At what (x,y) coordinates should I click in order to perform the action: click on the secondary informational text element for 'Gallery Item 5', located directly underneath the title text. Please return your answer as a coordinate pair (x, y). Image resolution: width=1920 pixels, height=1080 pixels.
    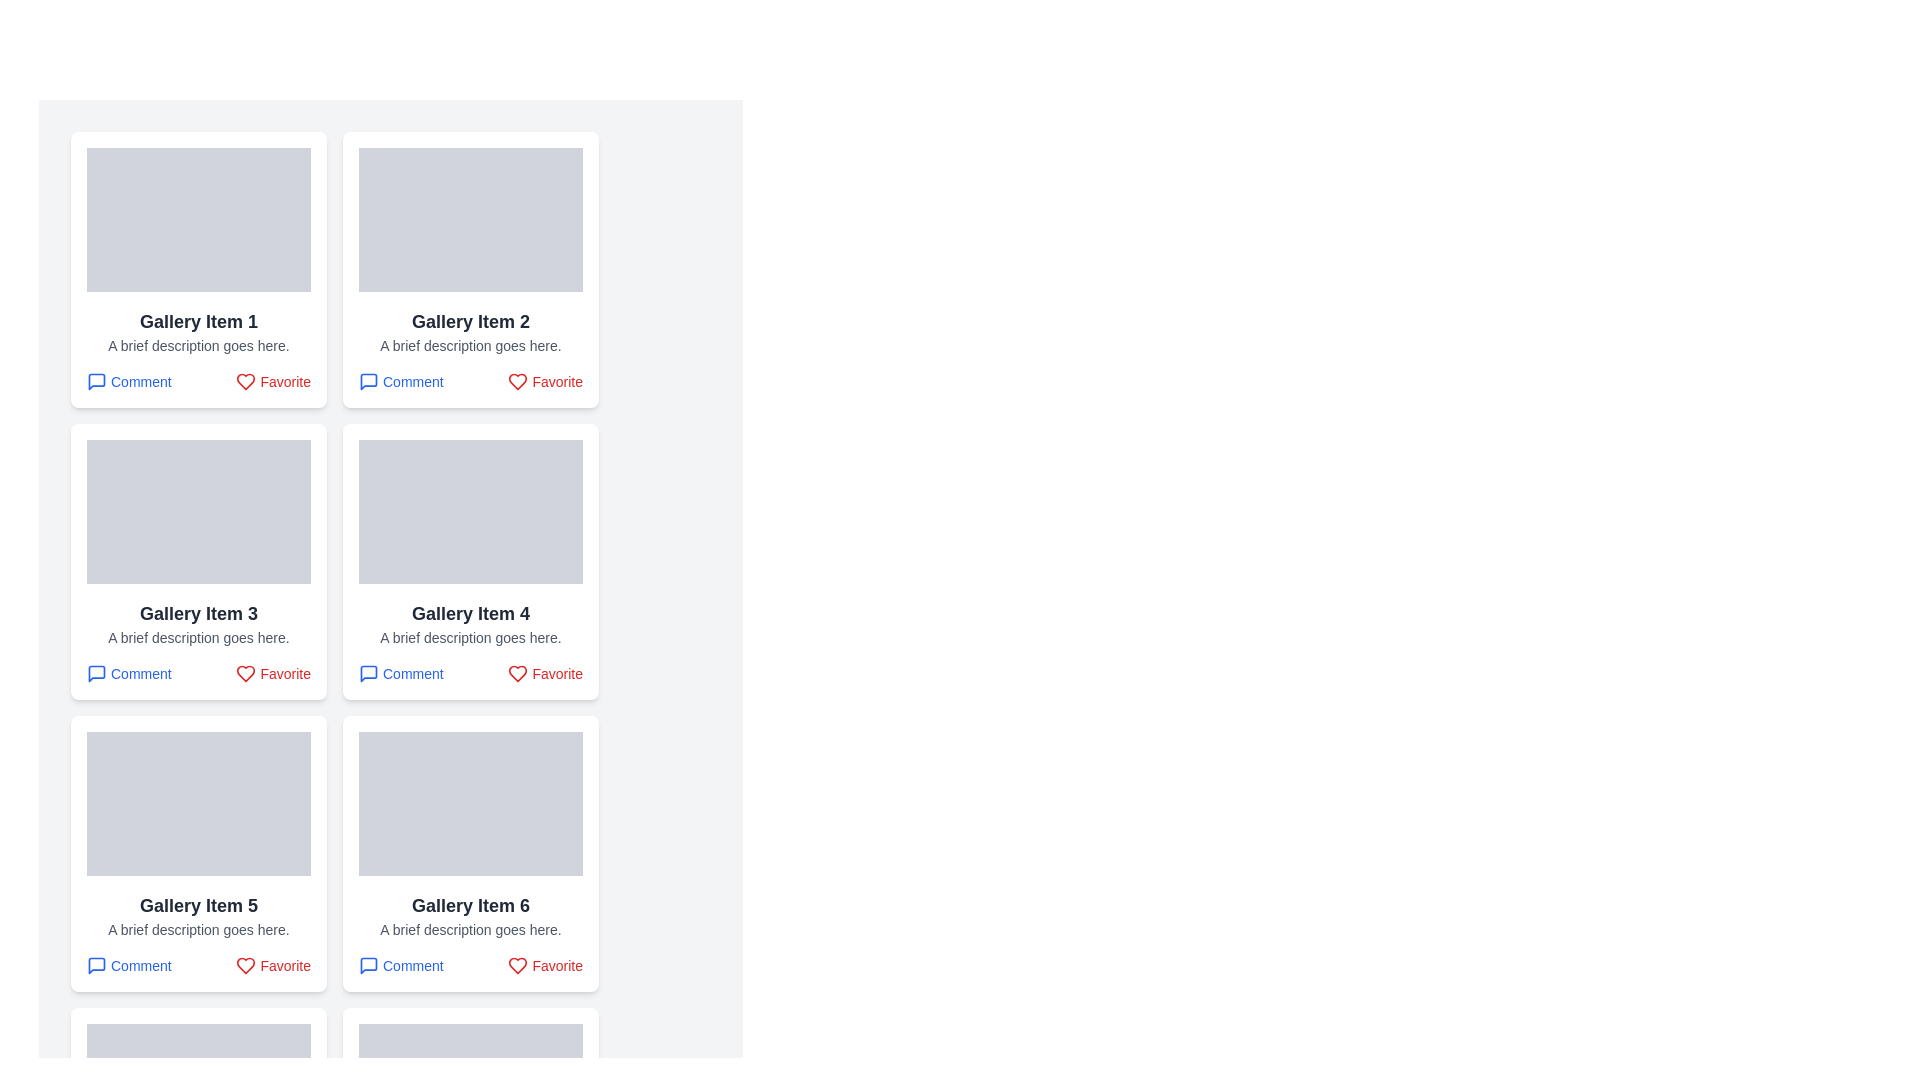
    Looking at the image, I should click on (198, 929).